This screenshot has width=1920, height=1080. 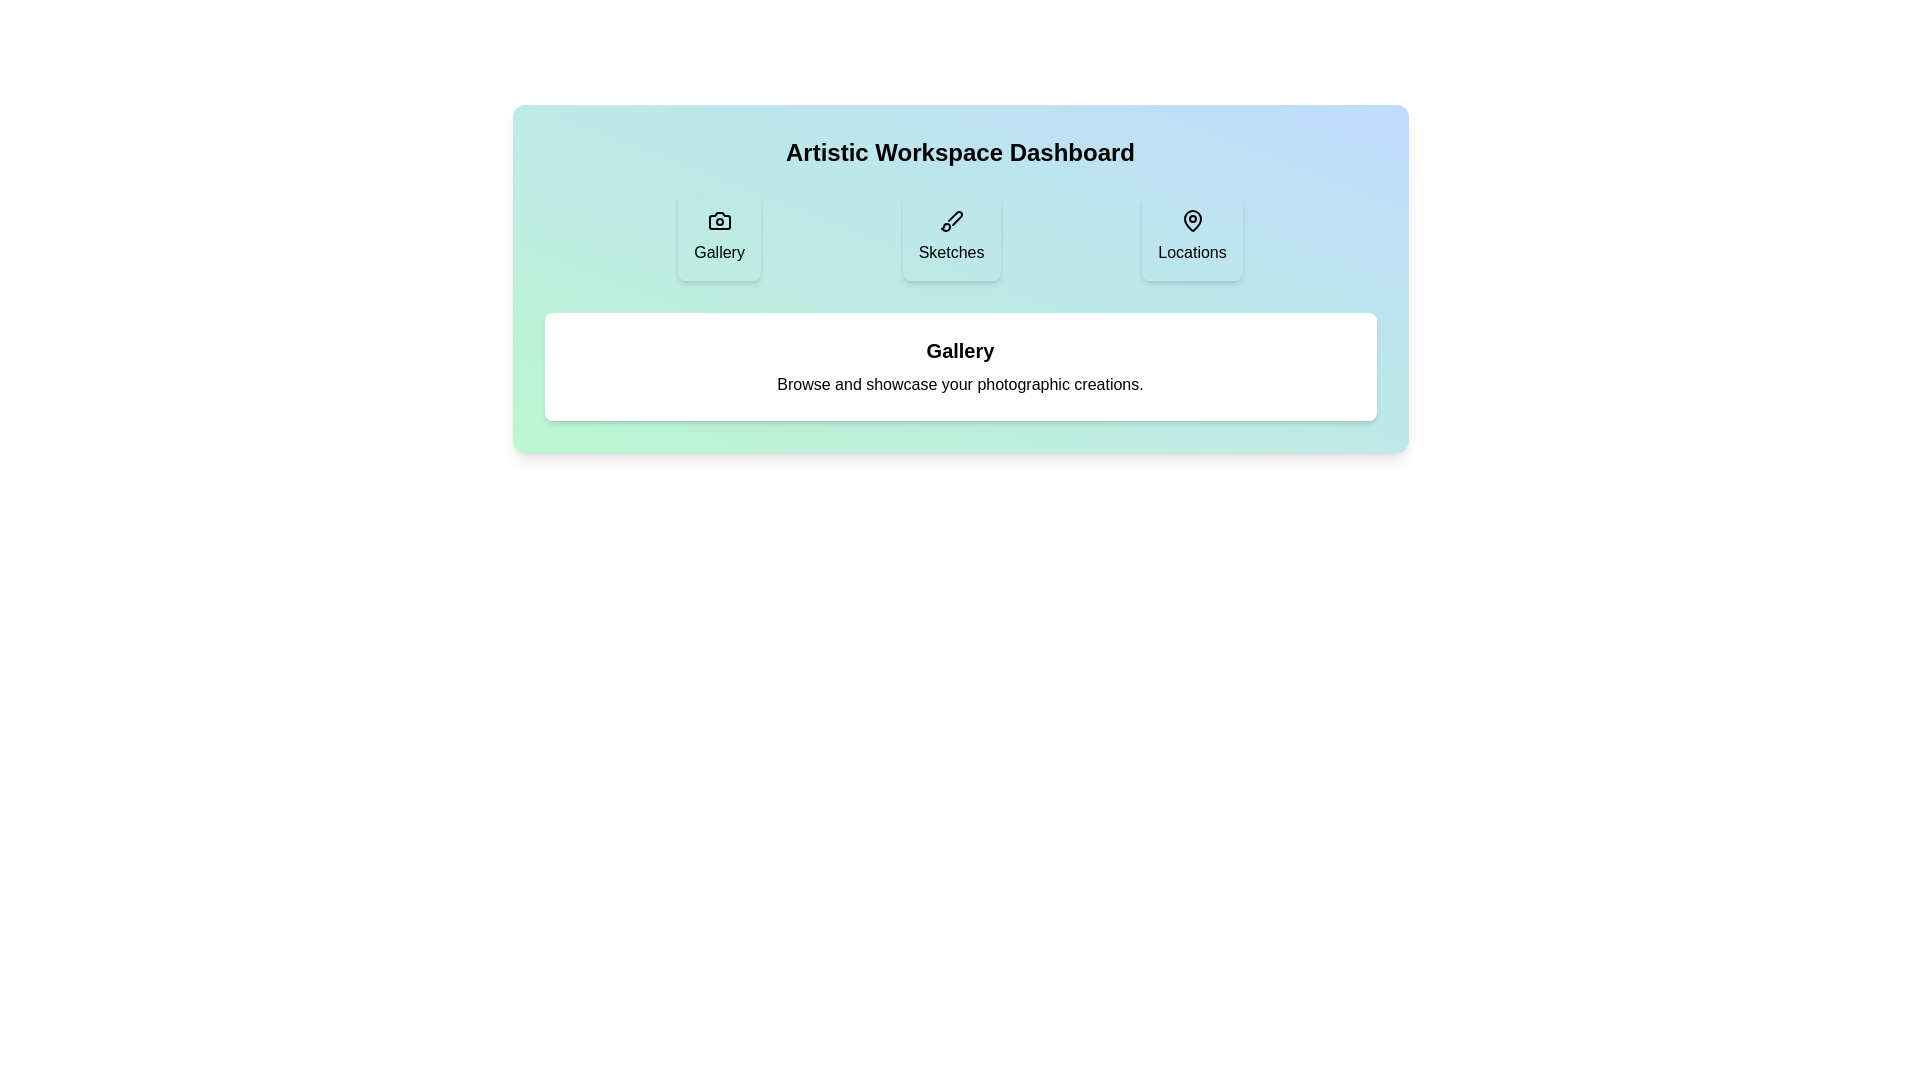 What do you see at coordinates (950, 235) in the screenshot?
I see `the Sketches tab by clicking on its button` at bounding box center [950, 235].